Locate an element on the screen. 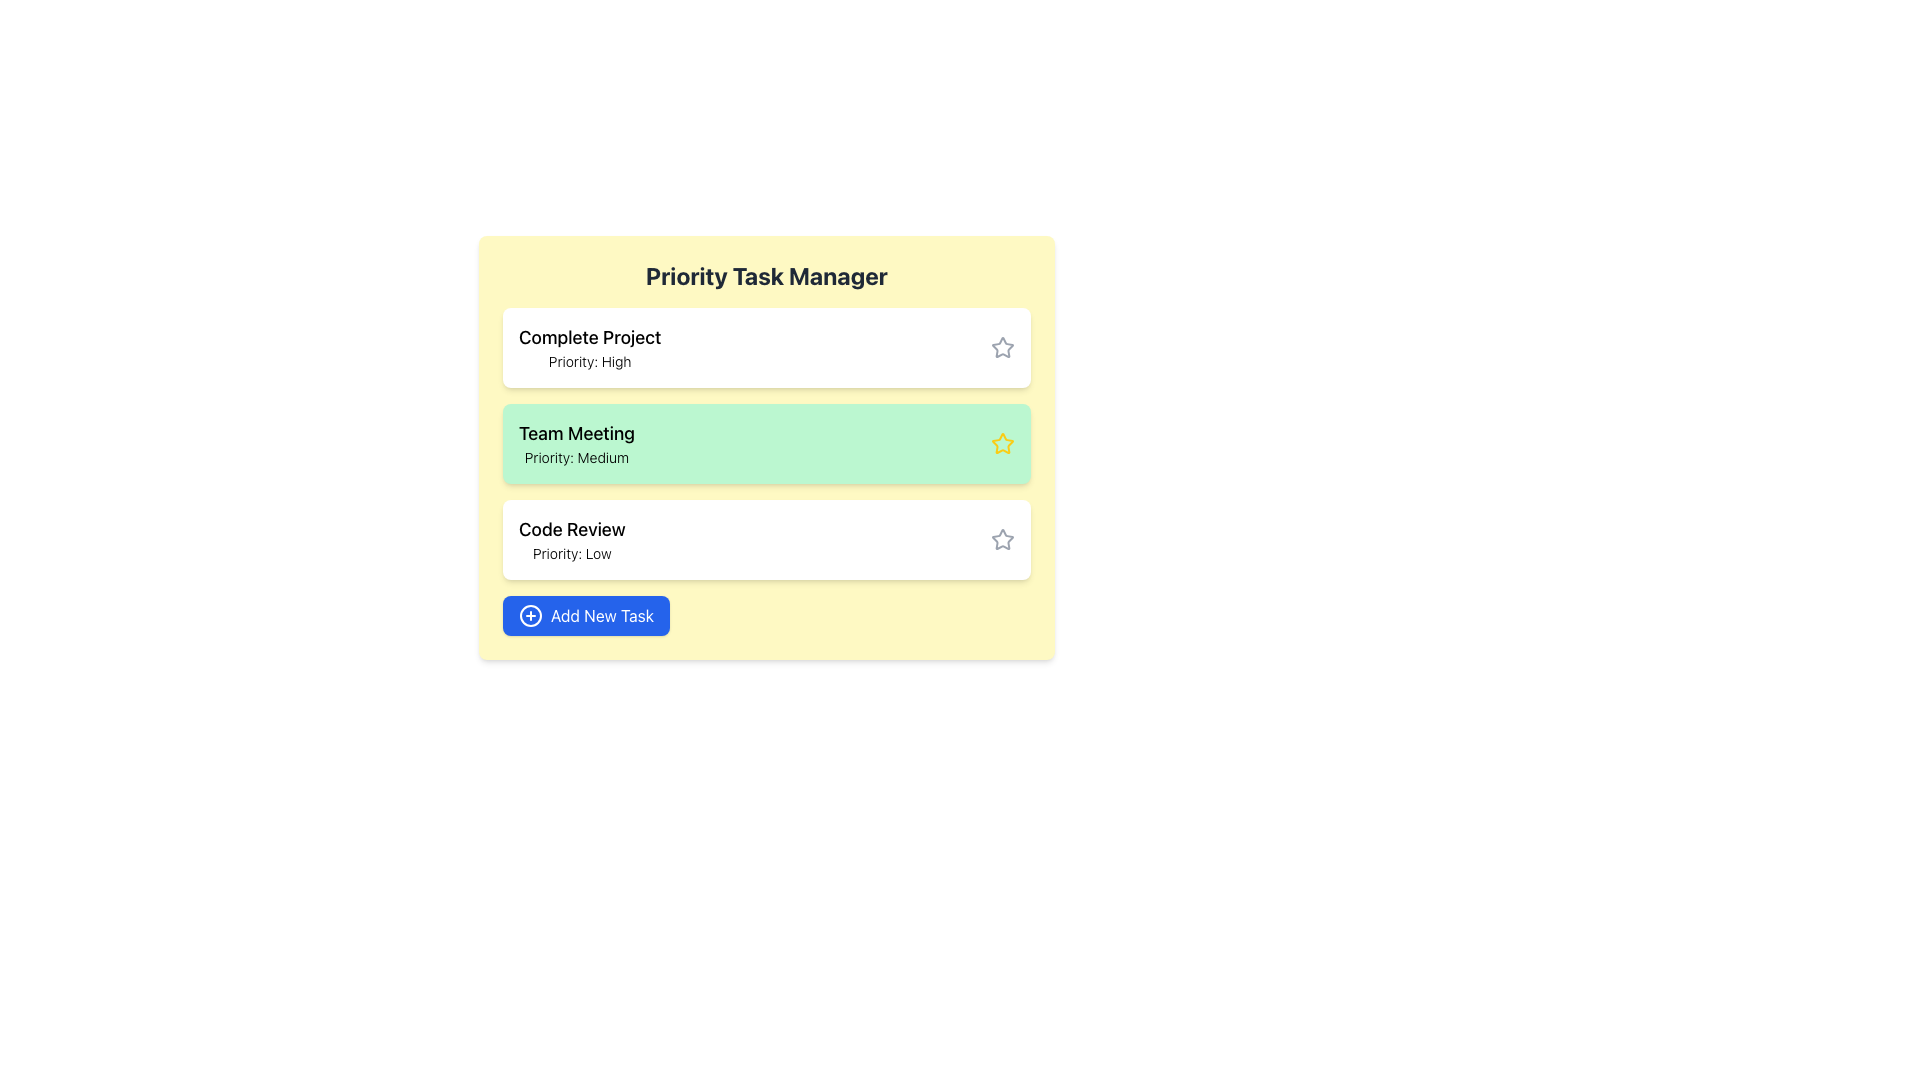 This screenshot has height=1080, width=1920. the text label that reads 'Priority: High', which is styled with a small font size and light font weight, located below the title 'Complete Project' in the first task box is located at coordinates (589, 362).